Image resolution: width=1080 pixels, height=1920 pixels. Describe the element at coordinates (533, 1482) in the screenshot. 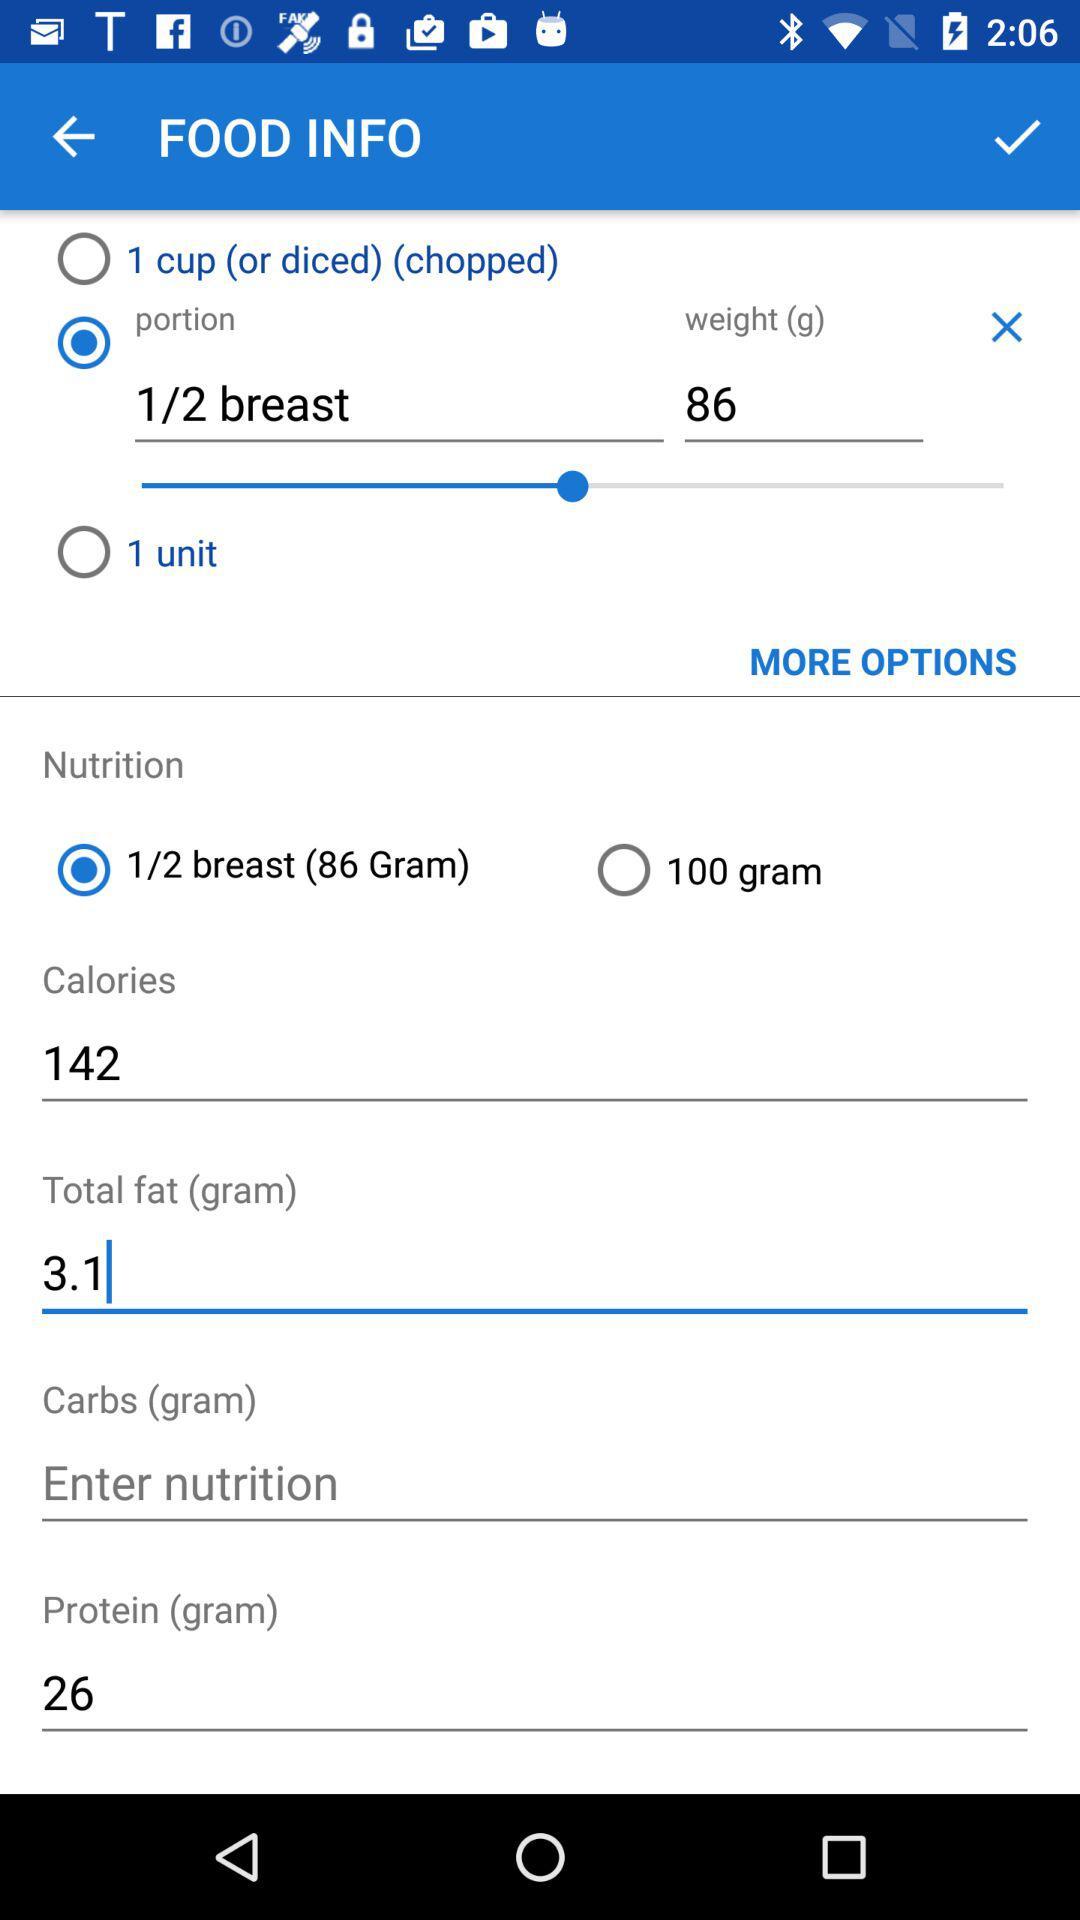

I see `carbs` at that location.